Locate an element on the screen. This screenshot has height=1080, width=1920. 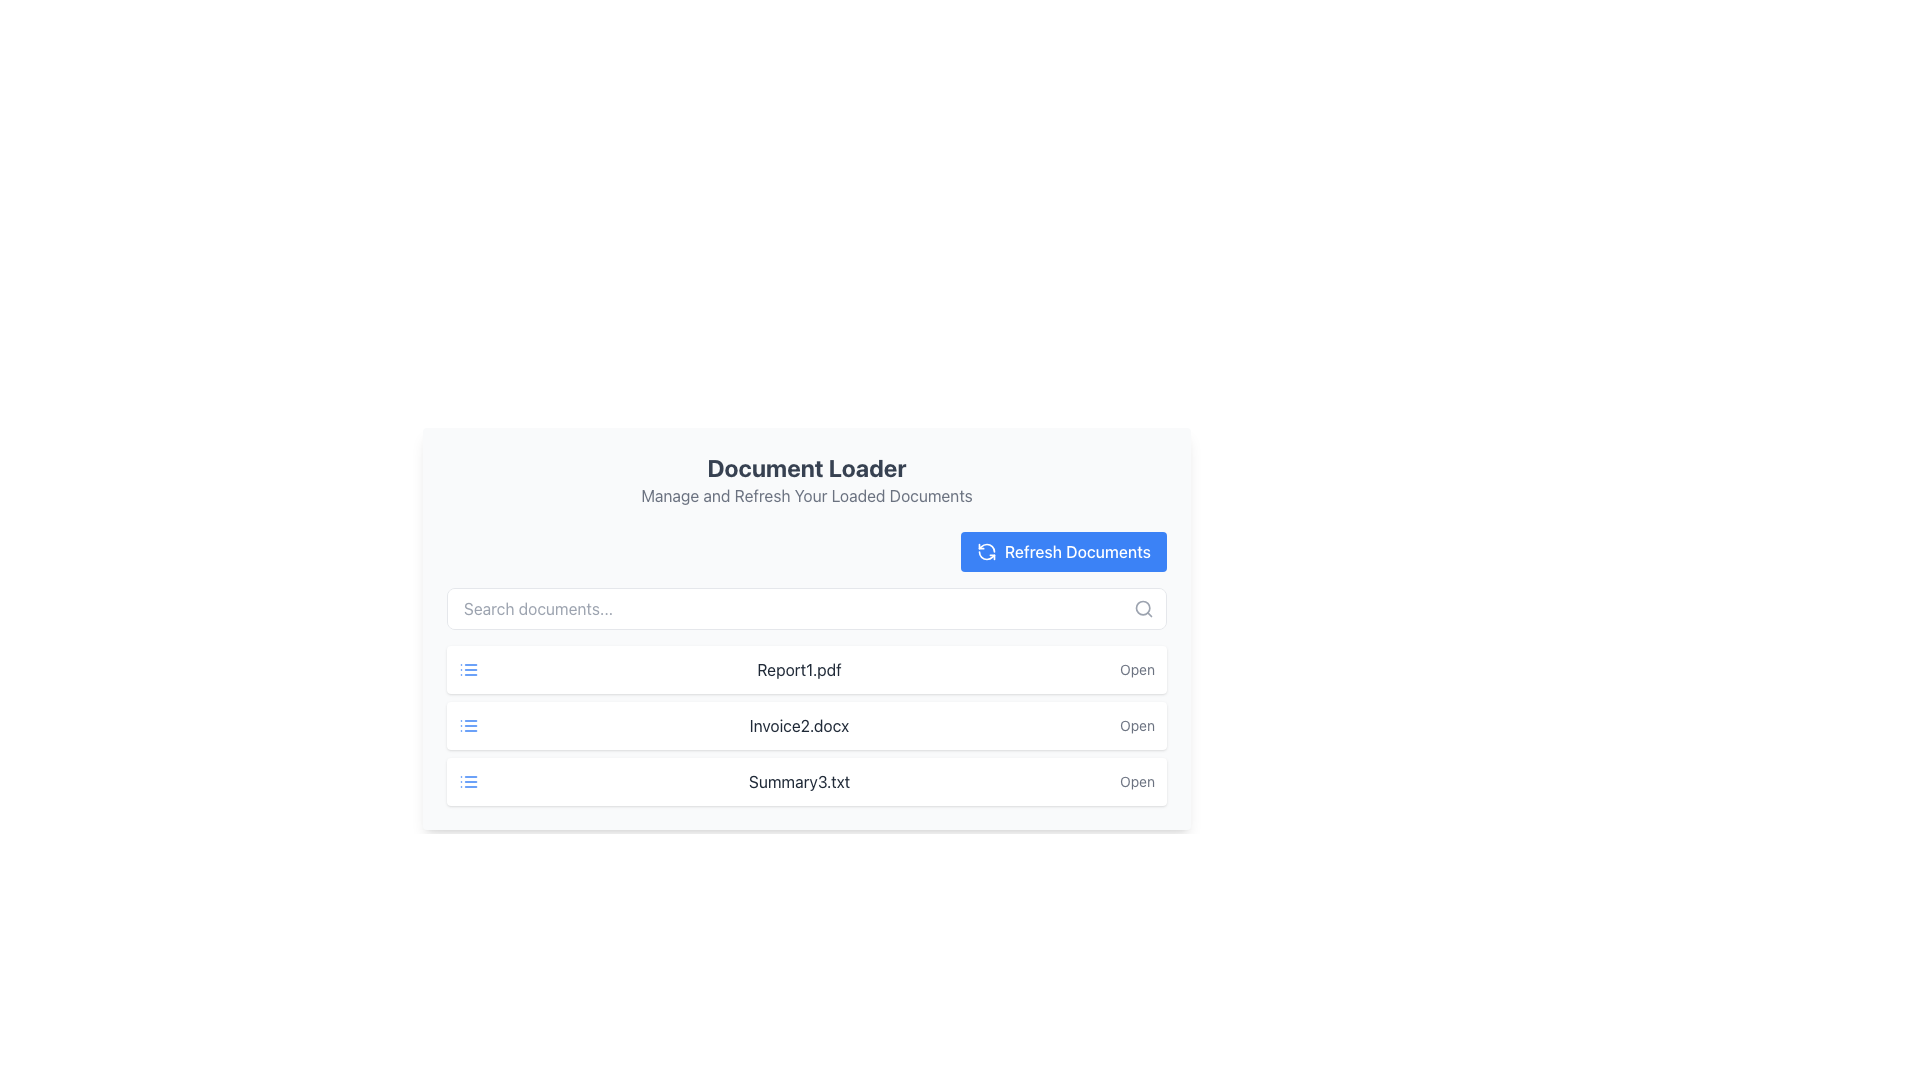
the small, vertically-aligned blue document list icon located to the left of the text 'Invoice2.docx' is located at coordinates (468, 725).